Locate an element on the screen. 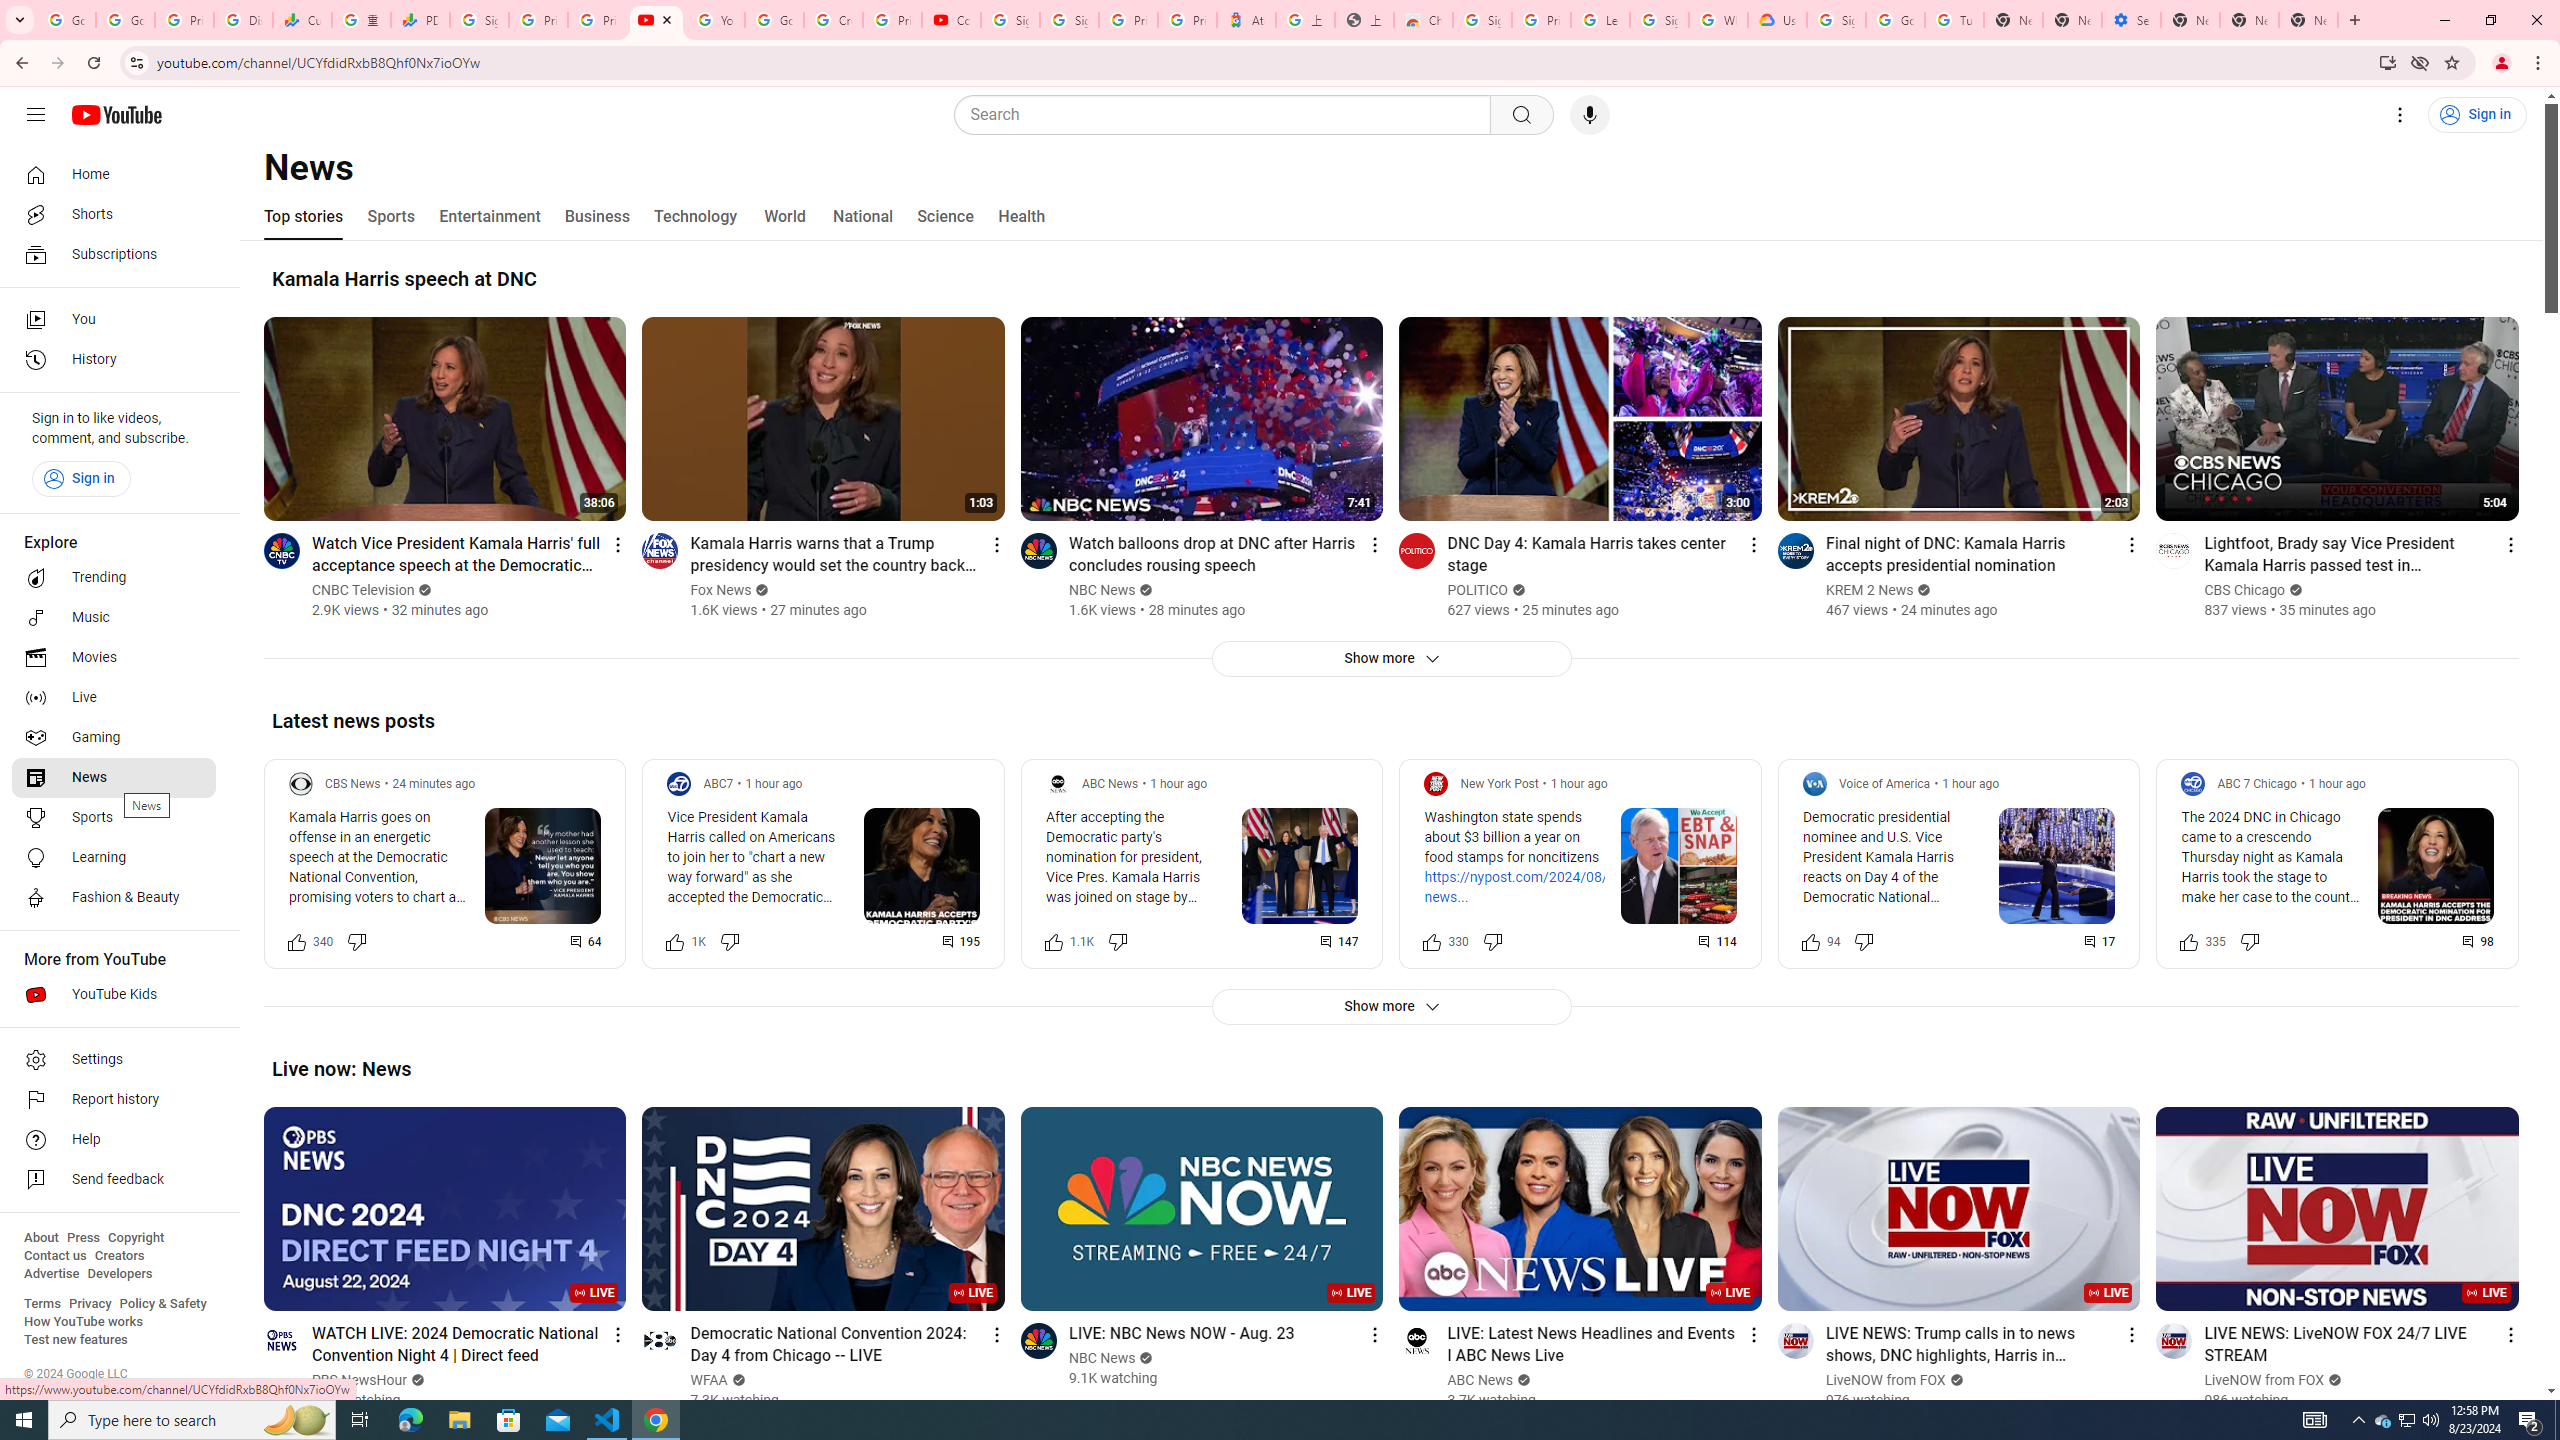  'Science' is located at coordinates (943, 215).